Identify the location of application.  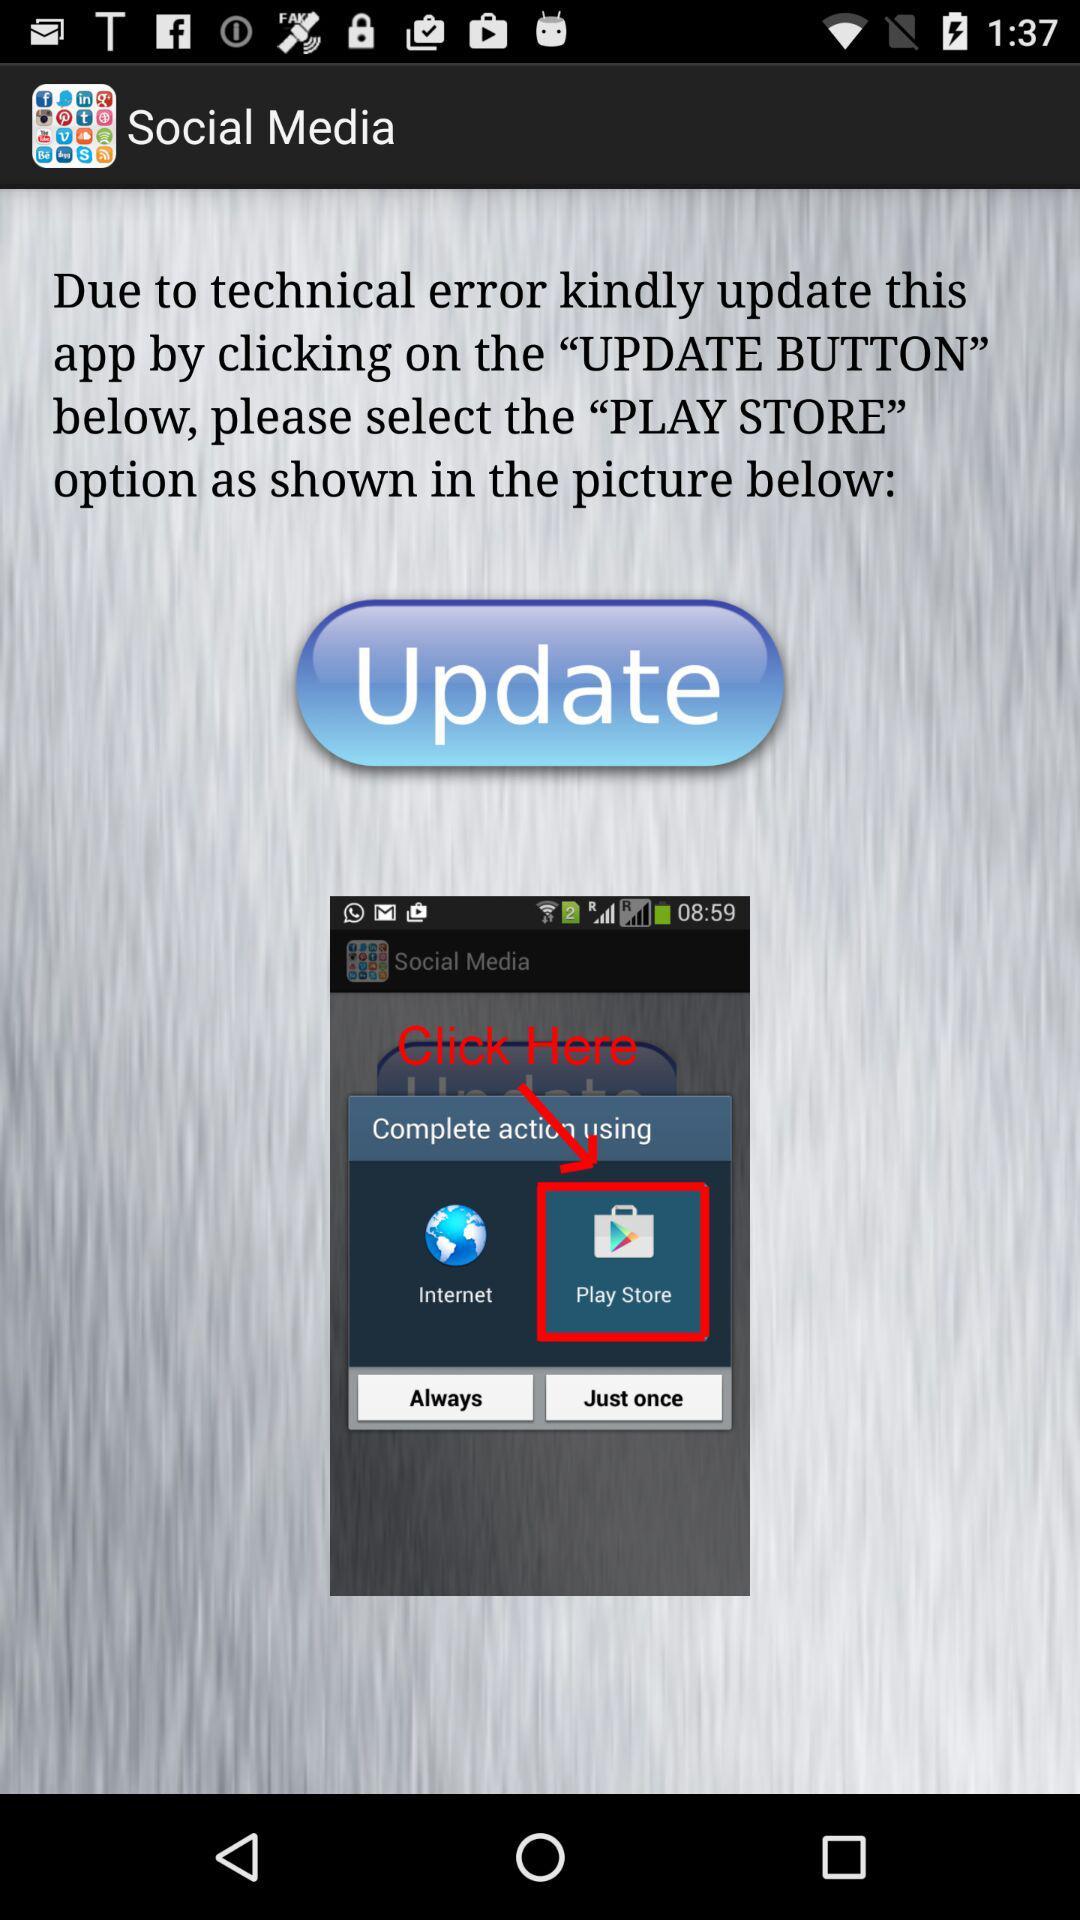
(540, 689).